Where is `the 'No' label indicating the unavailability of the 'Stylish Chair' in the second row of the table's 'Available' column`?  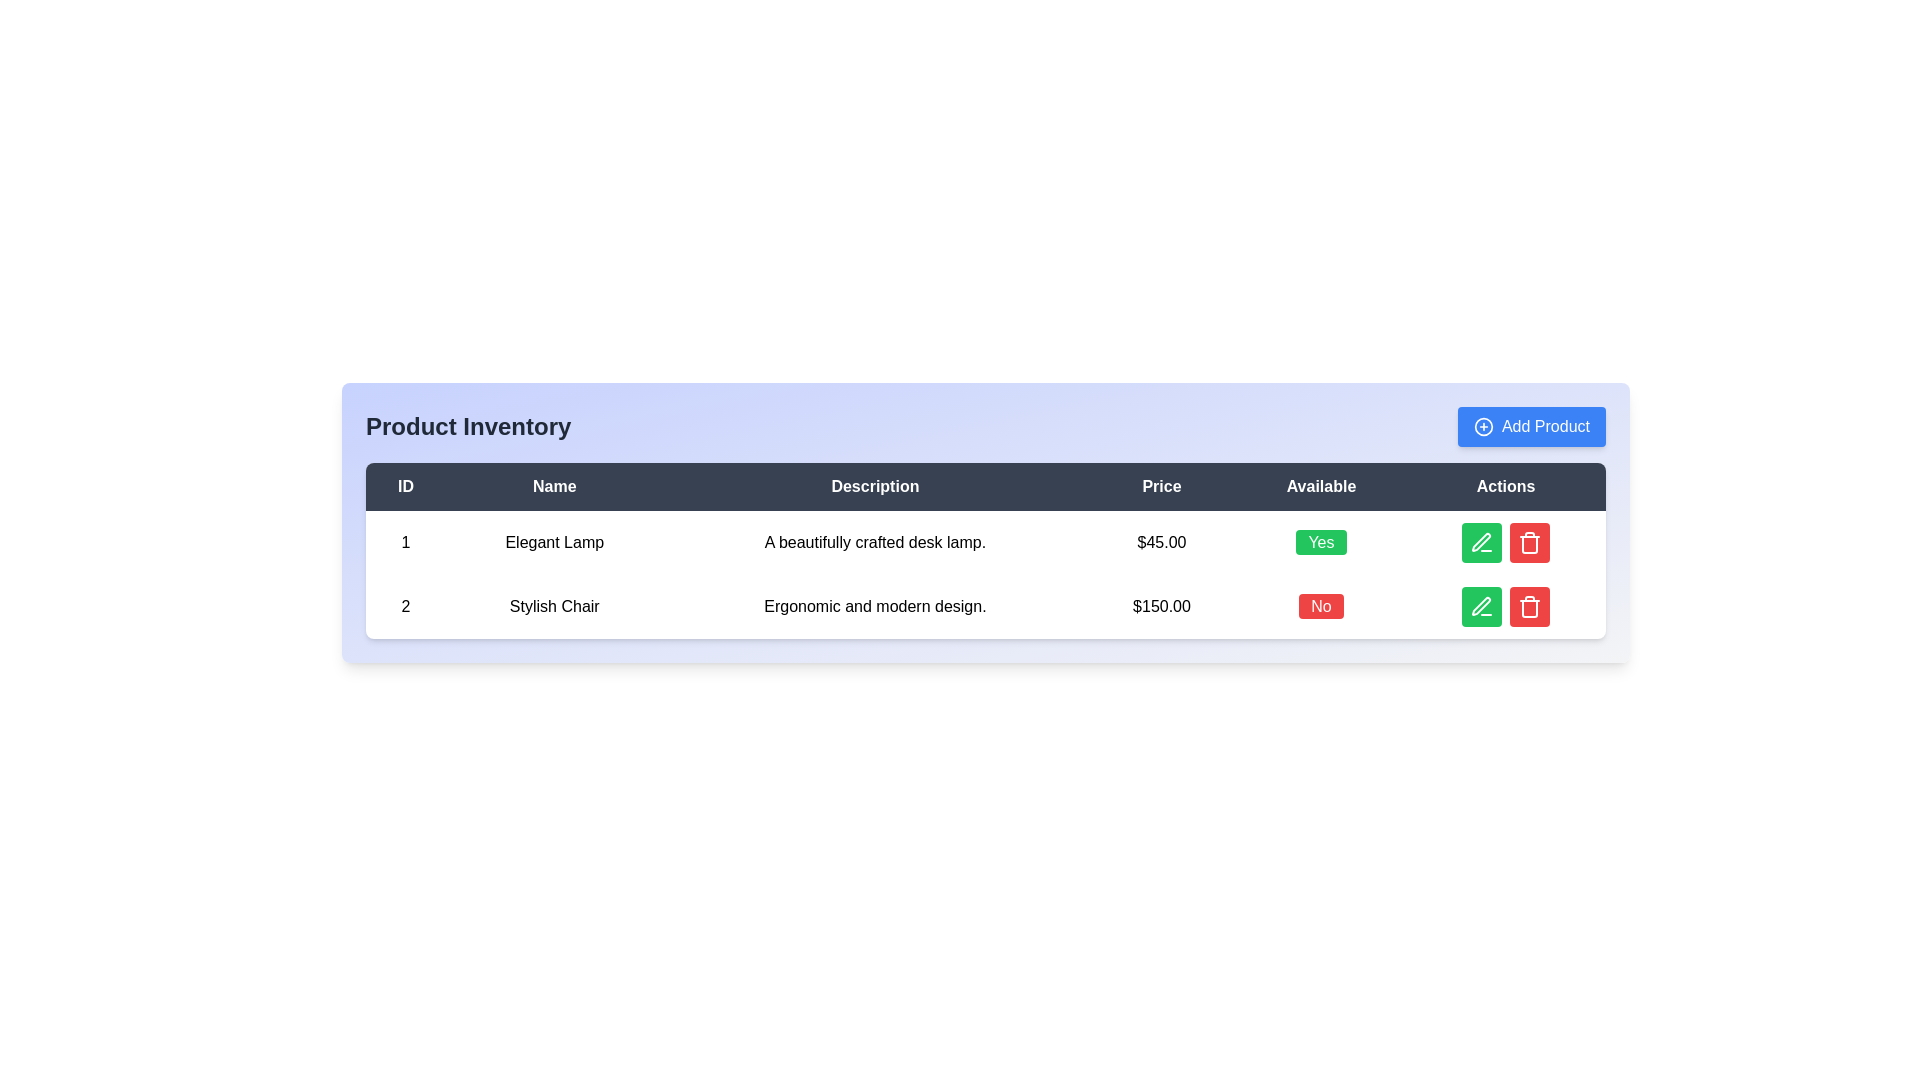
the 'No' label indicating the unavailability of the 'Stylish Chair' in the second row of the table's 'Available' column is located at coordinates (1321, 605).